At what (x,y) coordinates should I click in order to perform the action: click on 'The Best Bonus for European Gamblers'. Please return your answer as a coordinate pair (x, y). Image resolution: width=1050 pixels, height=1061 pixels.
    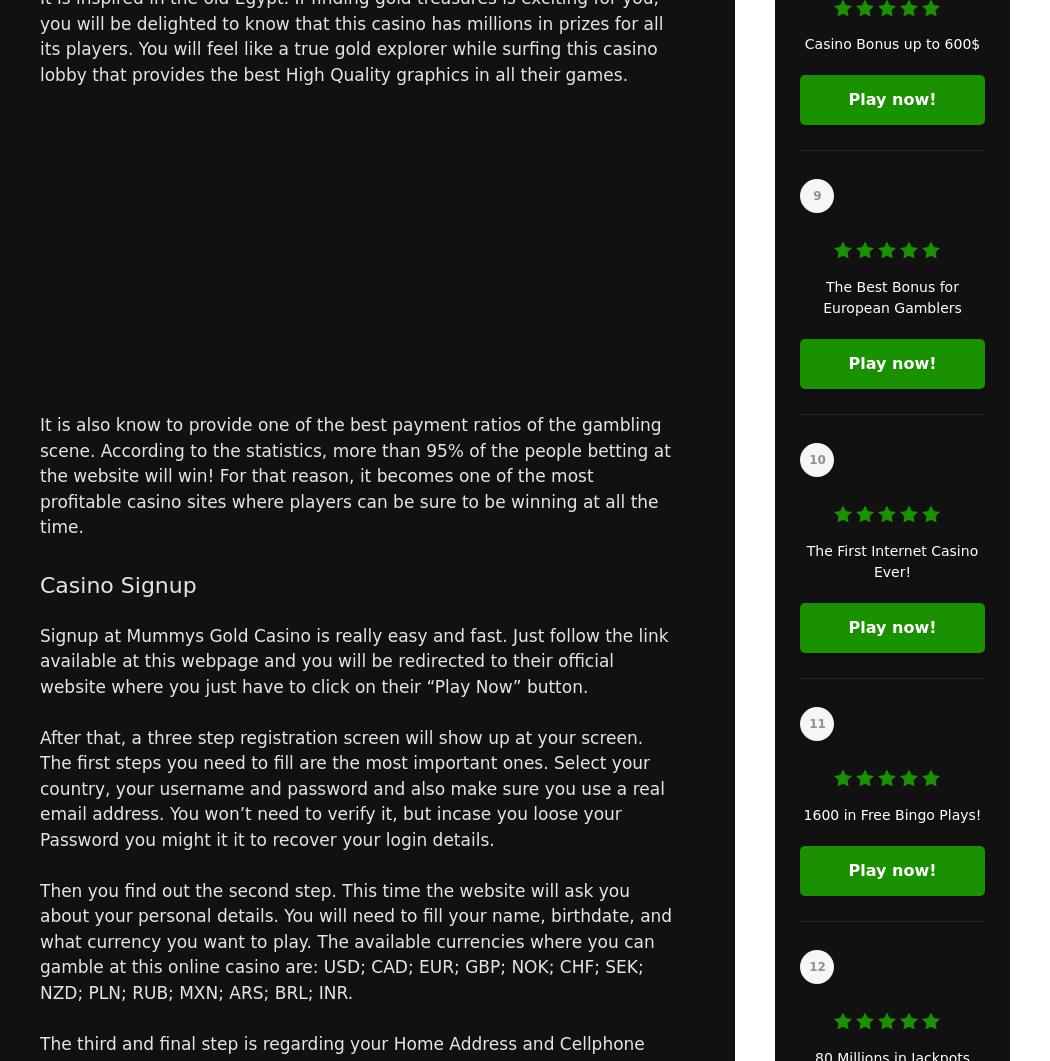
    Looking at the image, I should click on (890, 295).